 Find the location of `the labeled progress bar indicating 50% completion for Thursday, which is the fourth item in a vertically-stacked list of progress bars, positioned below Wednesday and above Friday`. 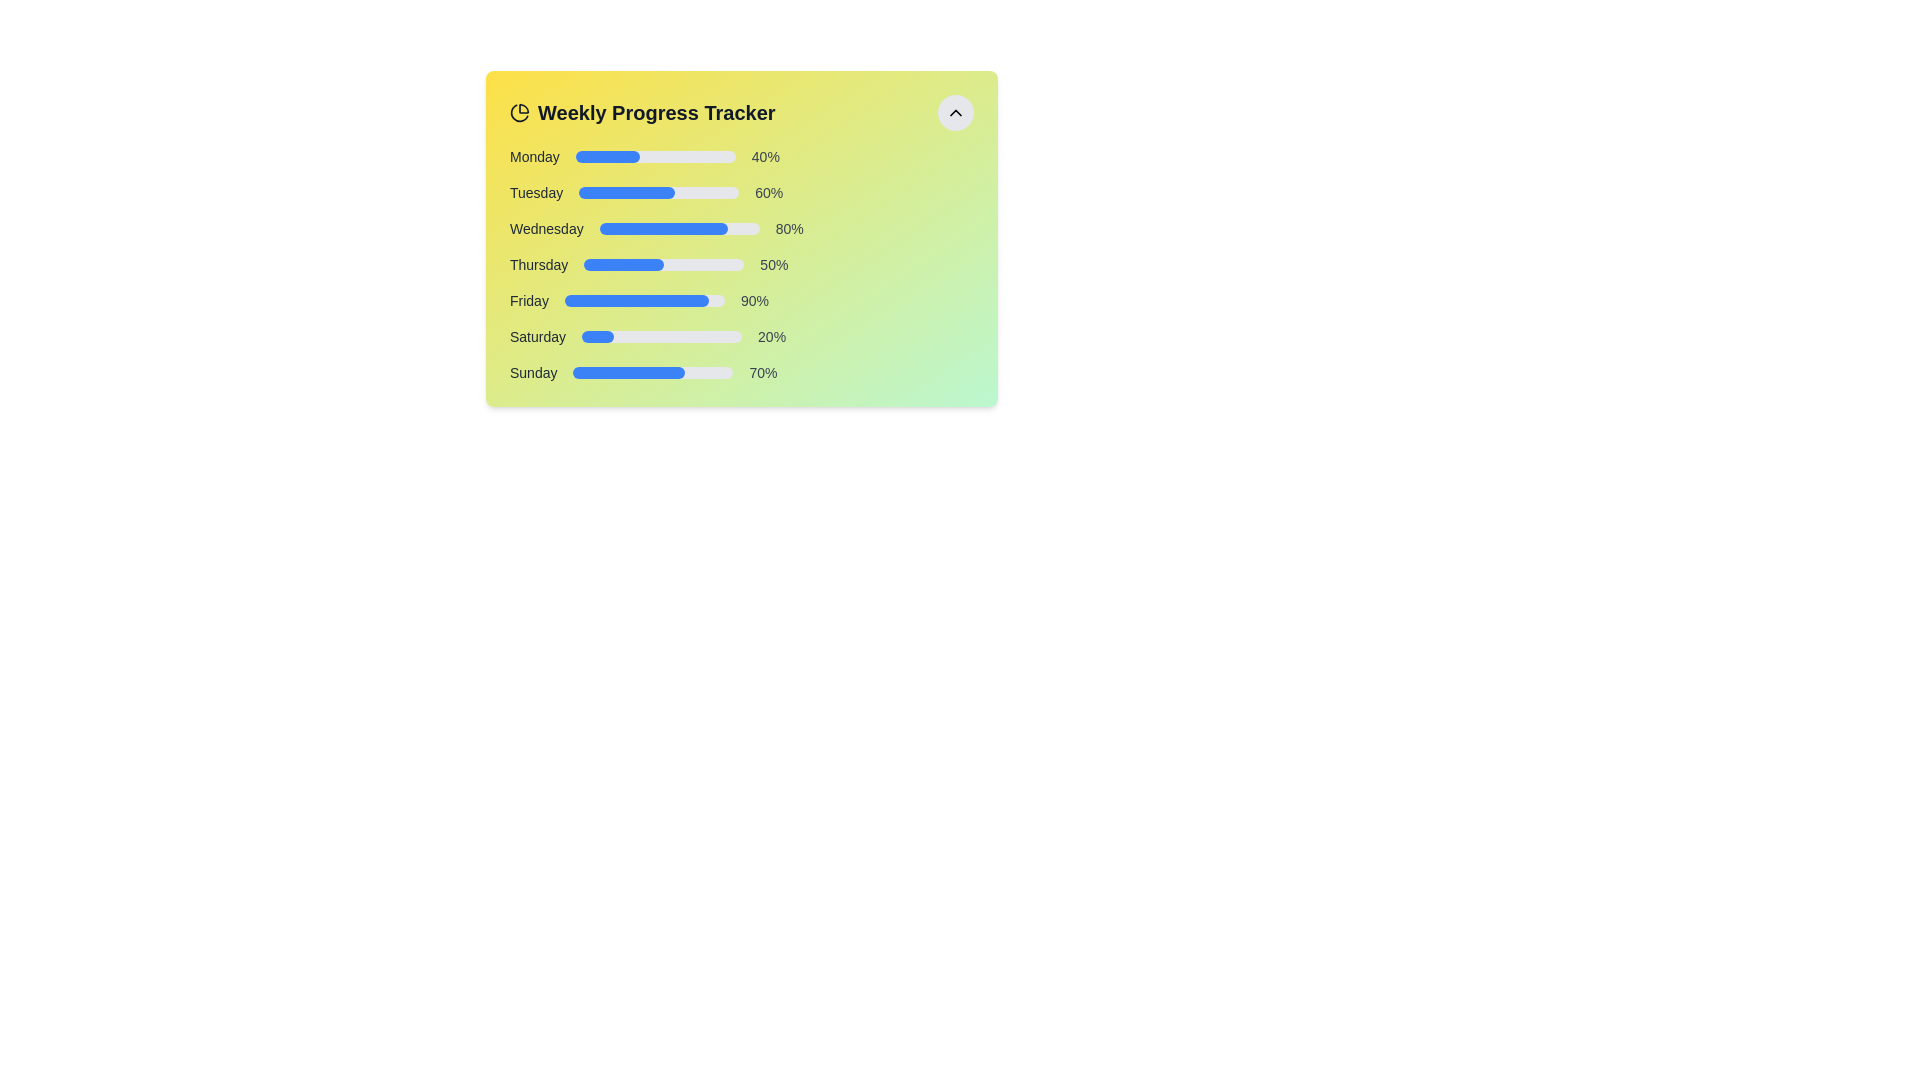

the labeled progress bar indicating 50% completion for Thursday, which is the fourth item in a vertically-stacked list of progress bars, positioned below Wednesday and above Friday is located at coordinates (741, 264).